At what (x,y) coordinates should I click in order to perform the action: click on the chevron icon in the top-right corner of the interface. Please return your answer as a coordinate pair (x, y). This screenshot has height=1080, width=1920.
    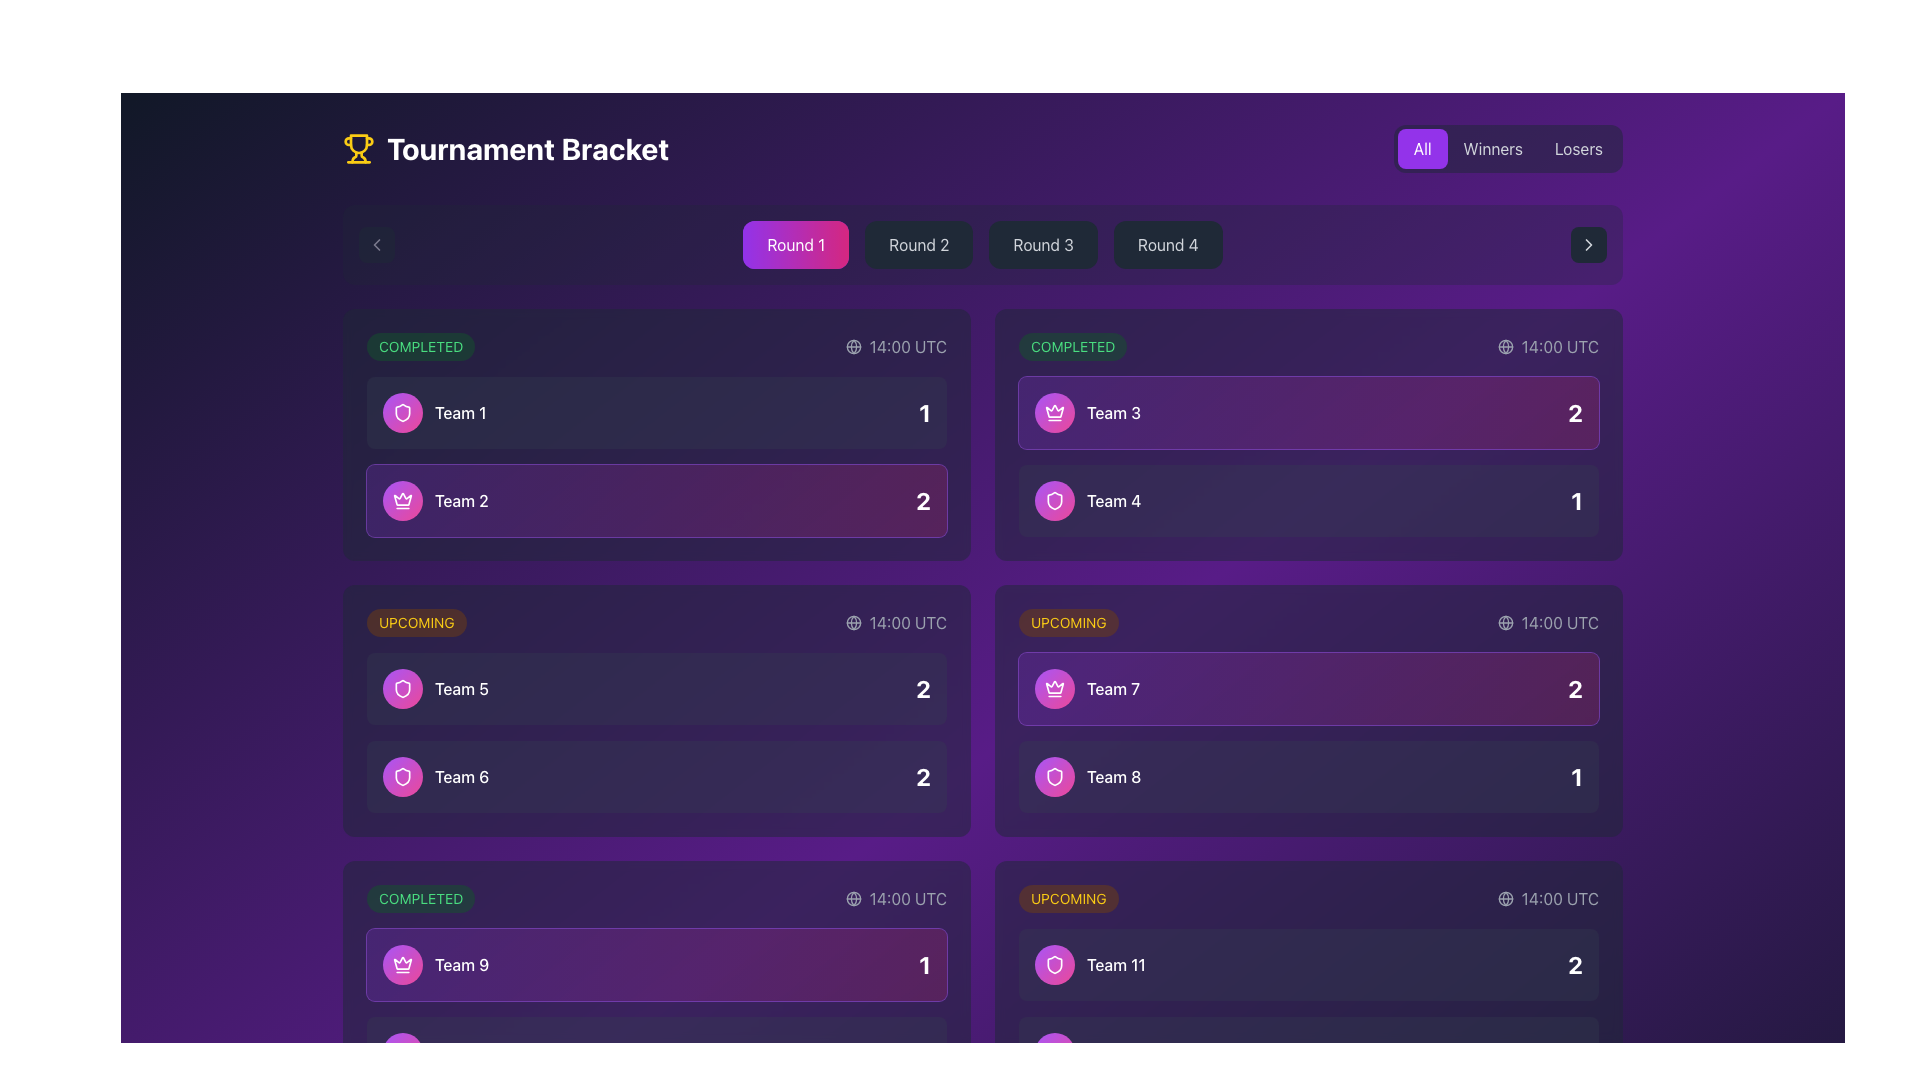
    Looking at the image, I should click on (1587, 244).